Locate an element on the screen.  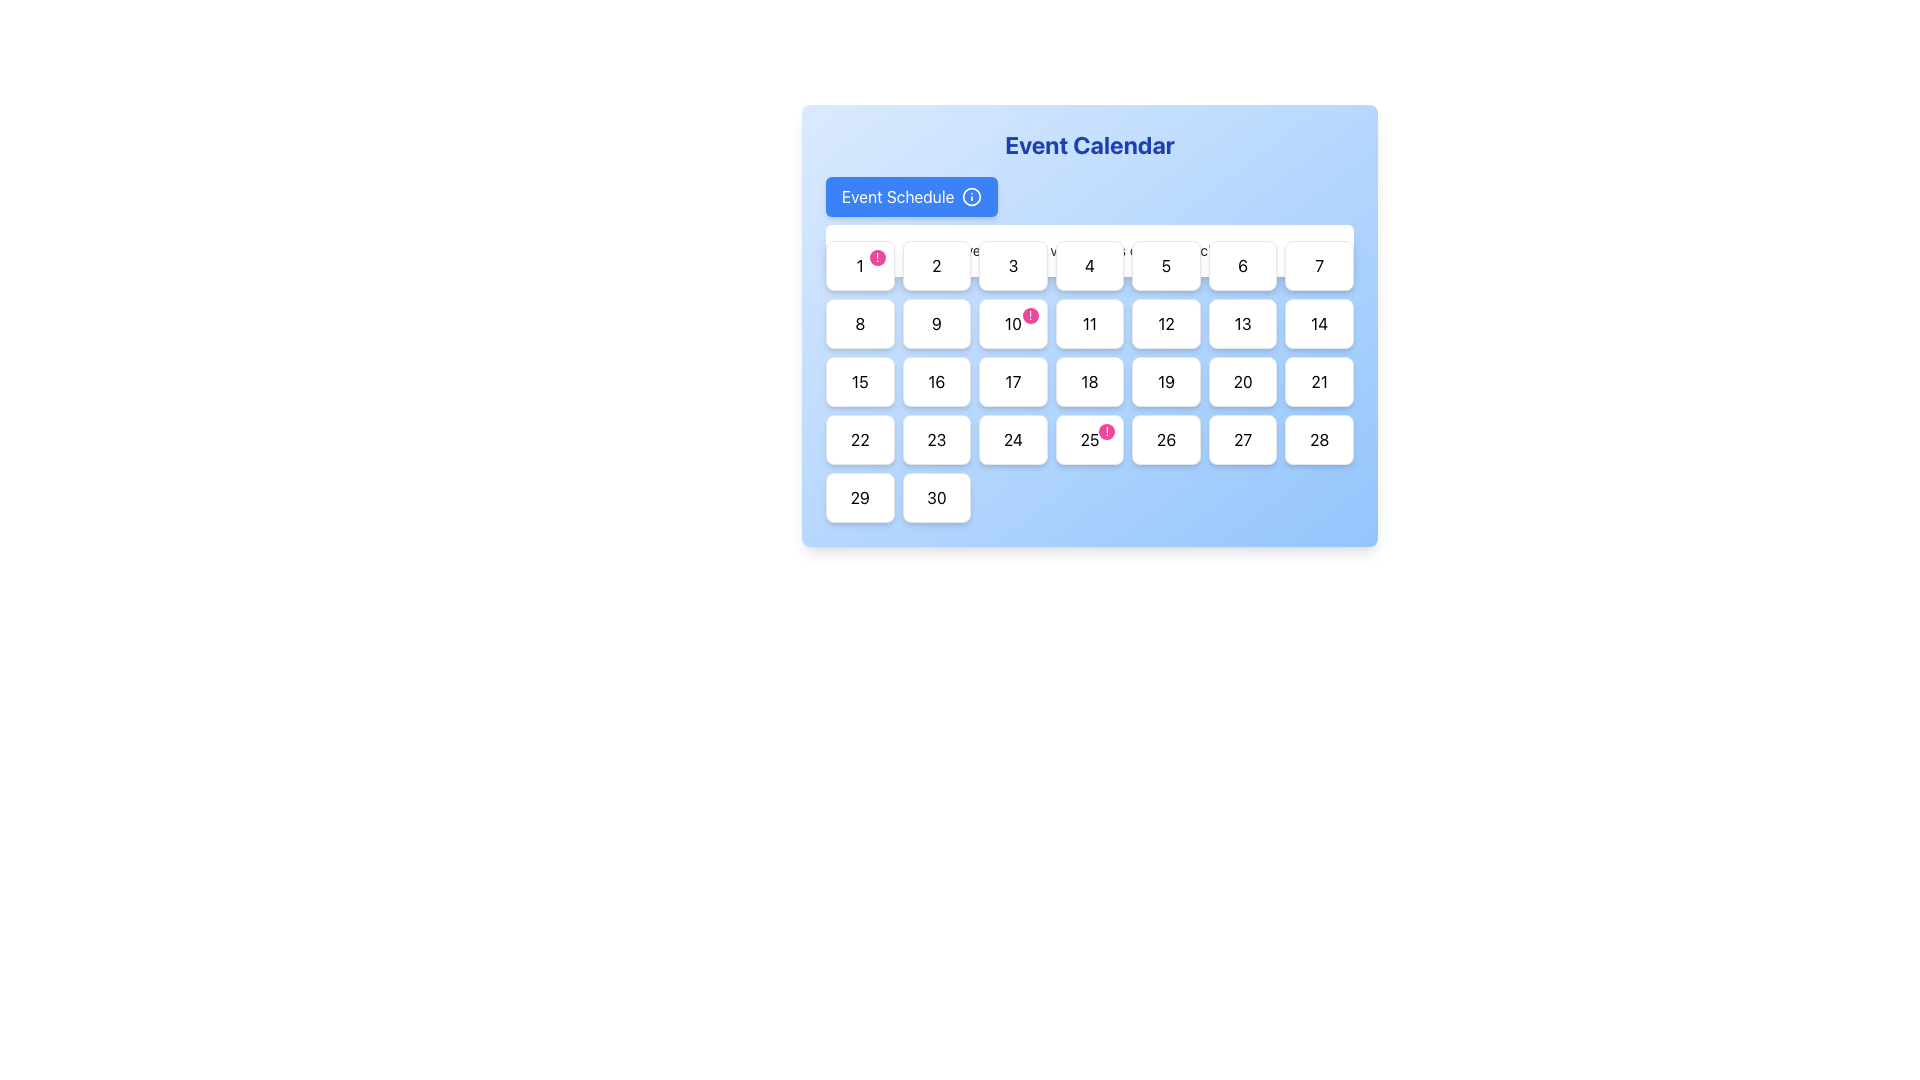
the Text Label at the top of the calendar interface, which indicates the feature presented in this module is located at coordinates (1088, 144).